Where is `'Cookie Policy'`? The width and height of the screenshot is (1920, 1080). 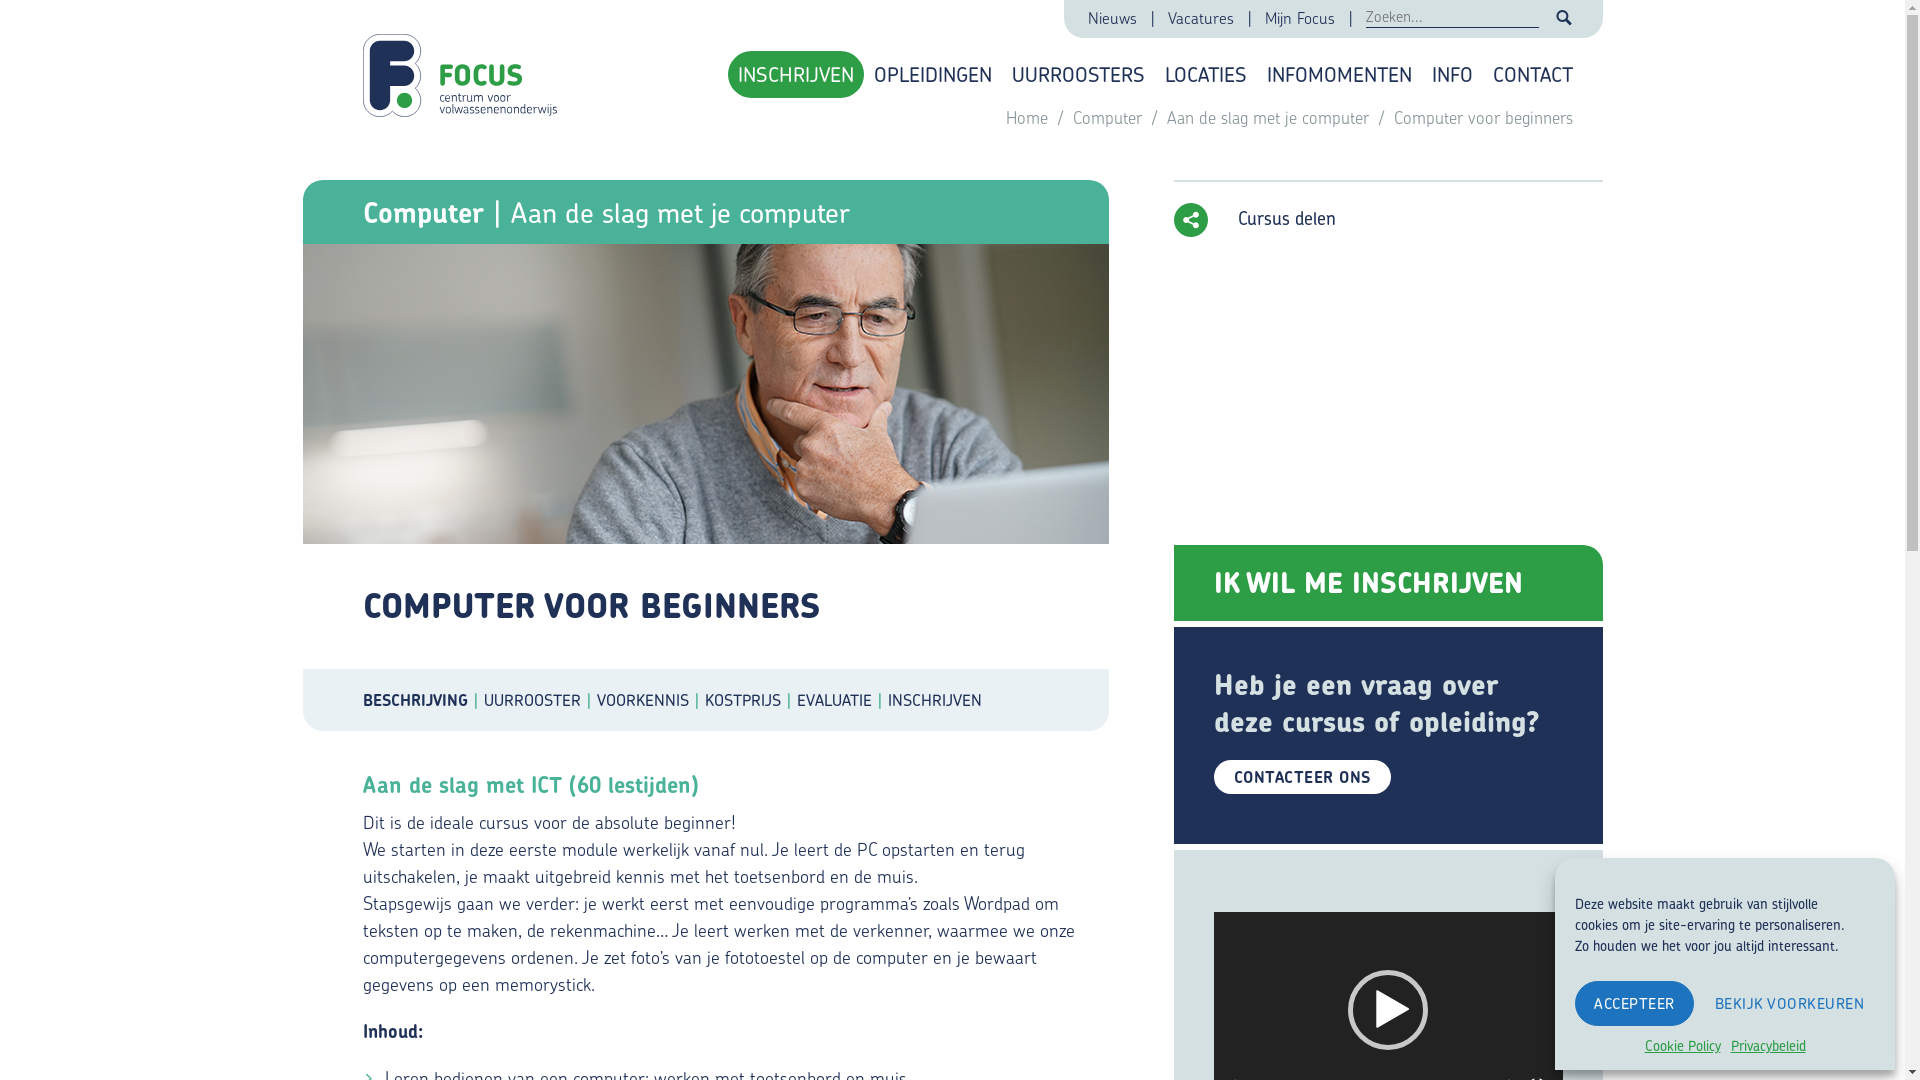
'Cookie Policy' is located at coordinates (1680, 1044).